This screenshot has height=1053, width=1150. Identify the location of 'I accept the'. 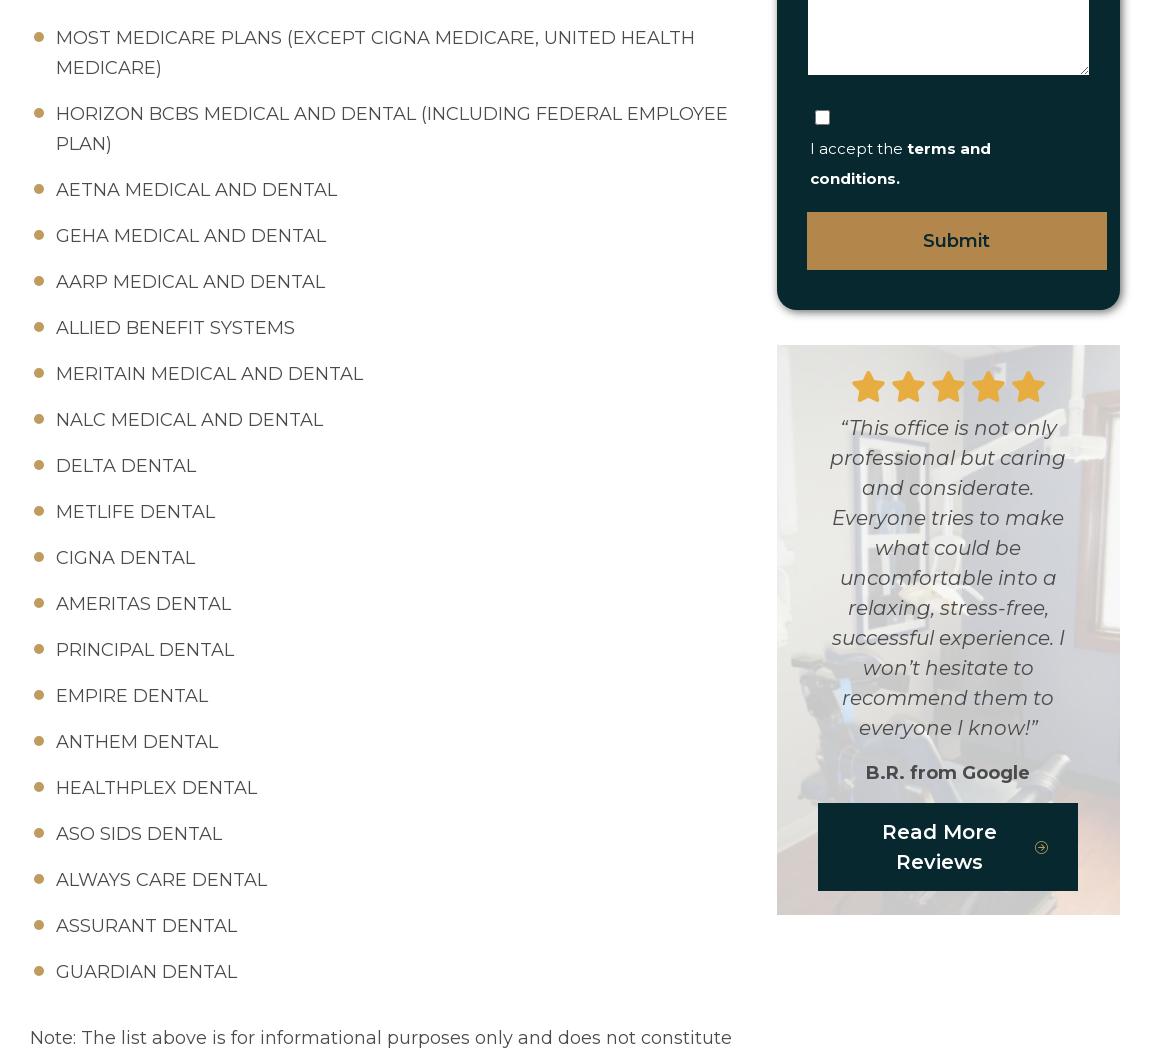
(856, 147).